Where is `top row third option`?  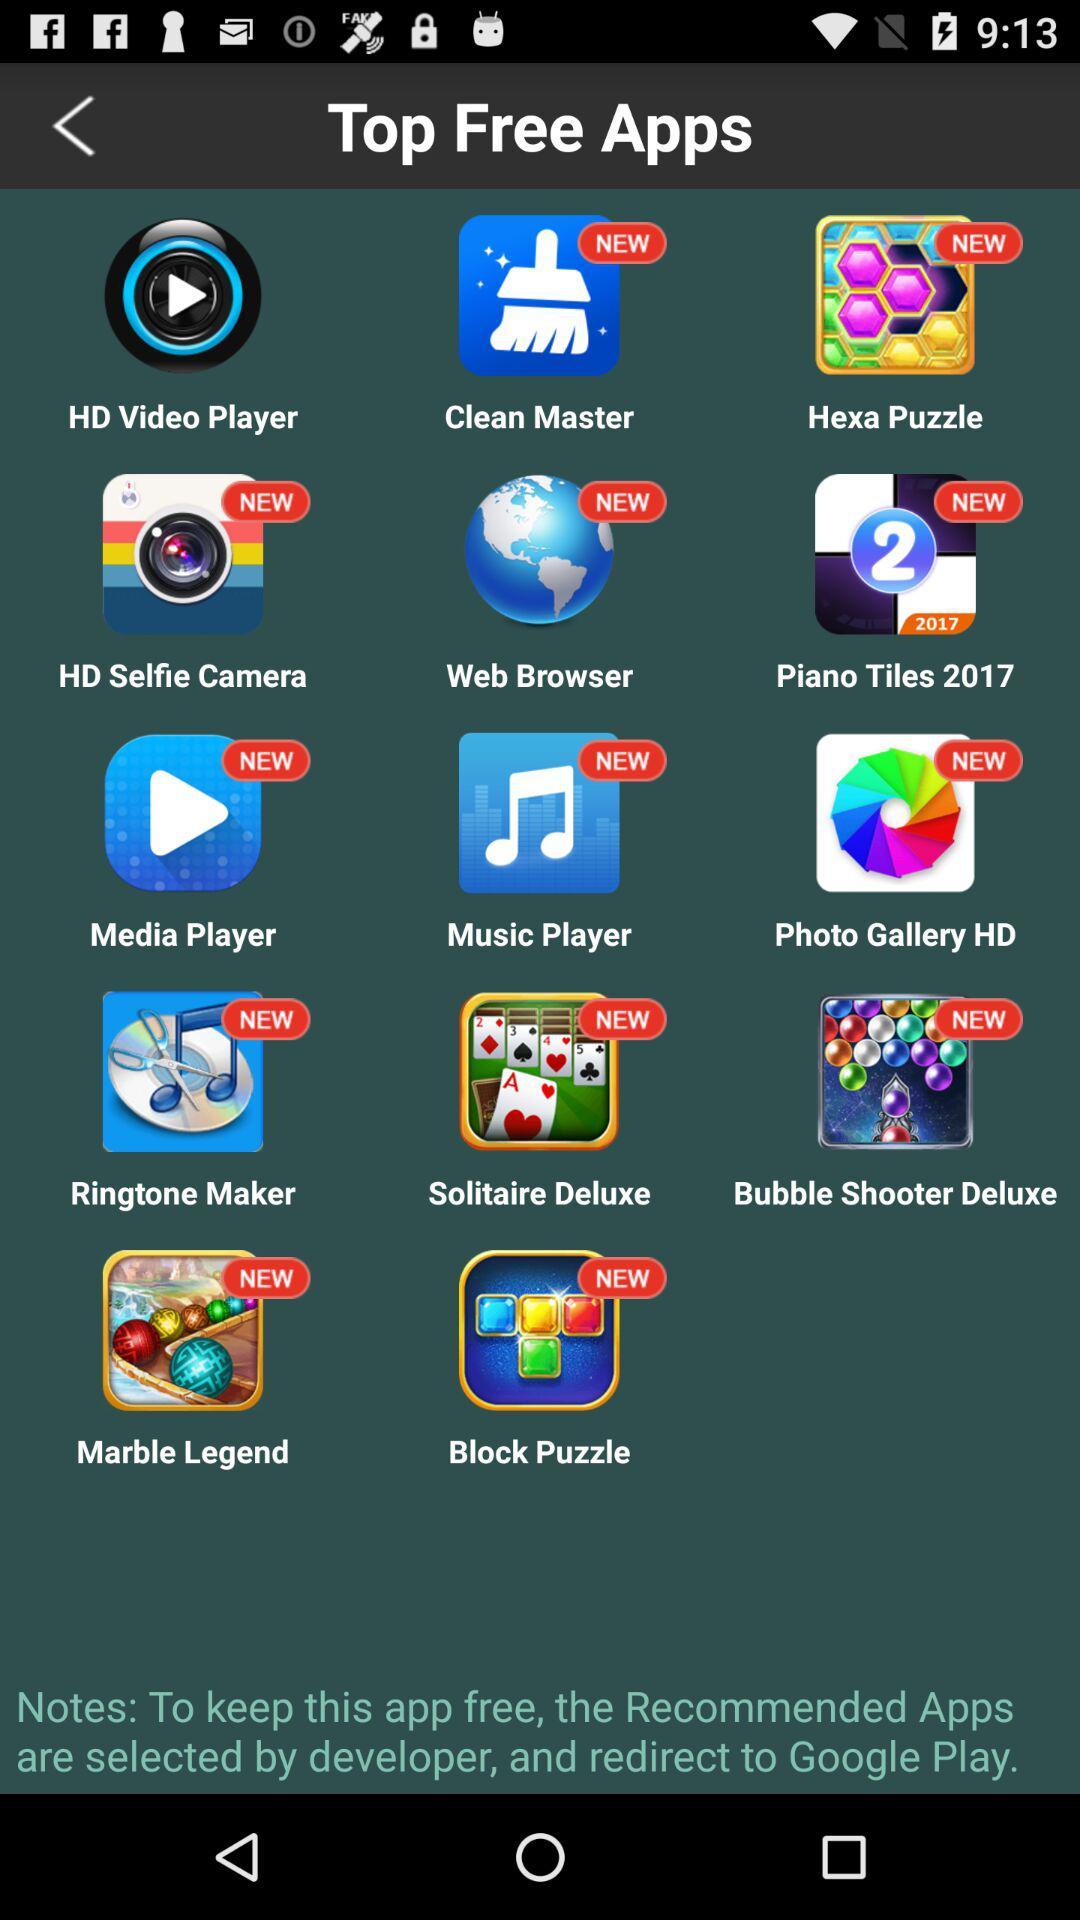
top row third option is located at coordinates (977, 242).